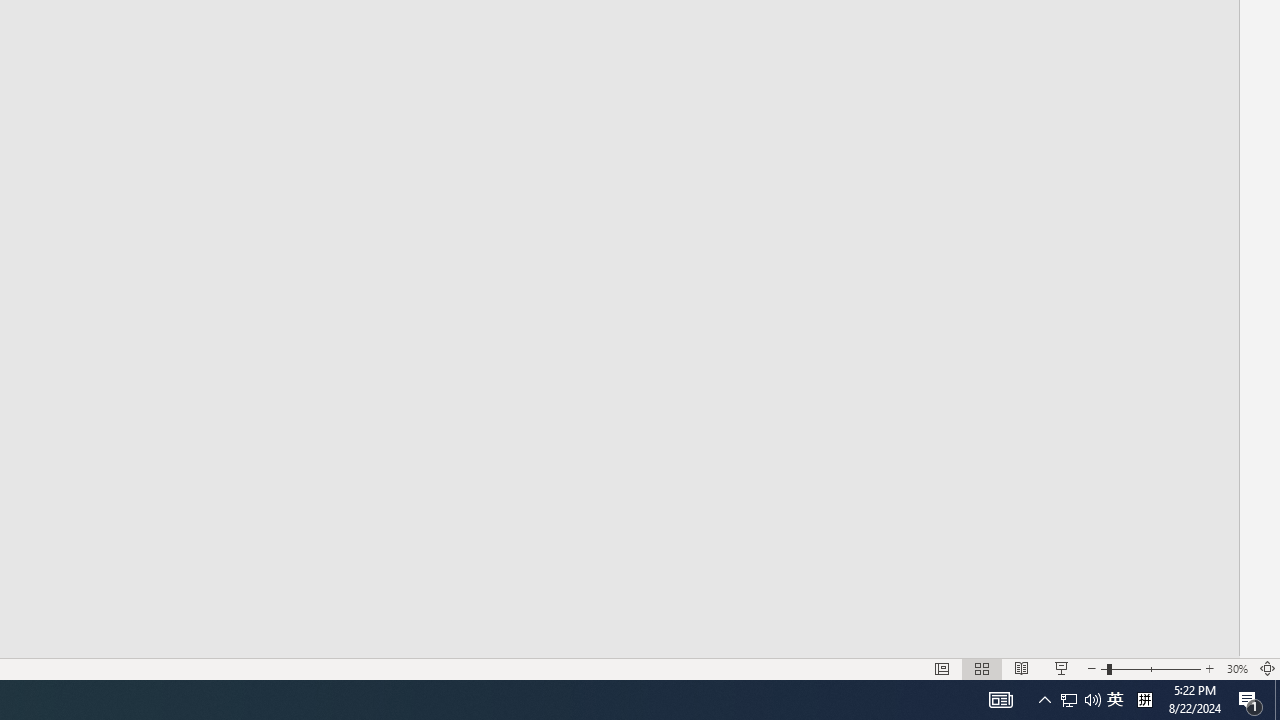 The width and height of the screenshot is (1280, 720). What do you see at coordinates (1266, 669) in the screenshot?
I see `'Zoom to Fit '` at bounding box center [1266, 669].